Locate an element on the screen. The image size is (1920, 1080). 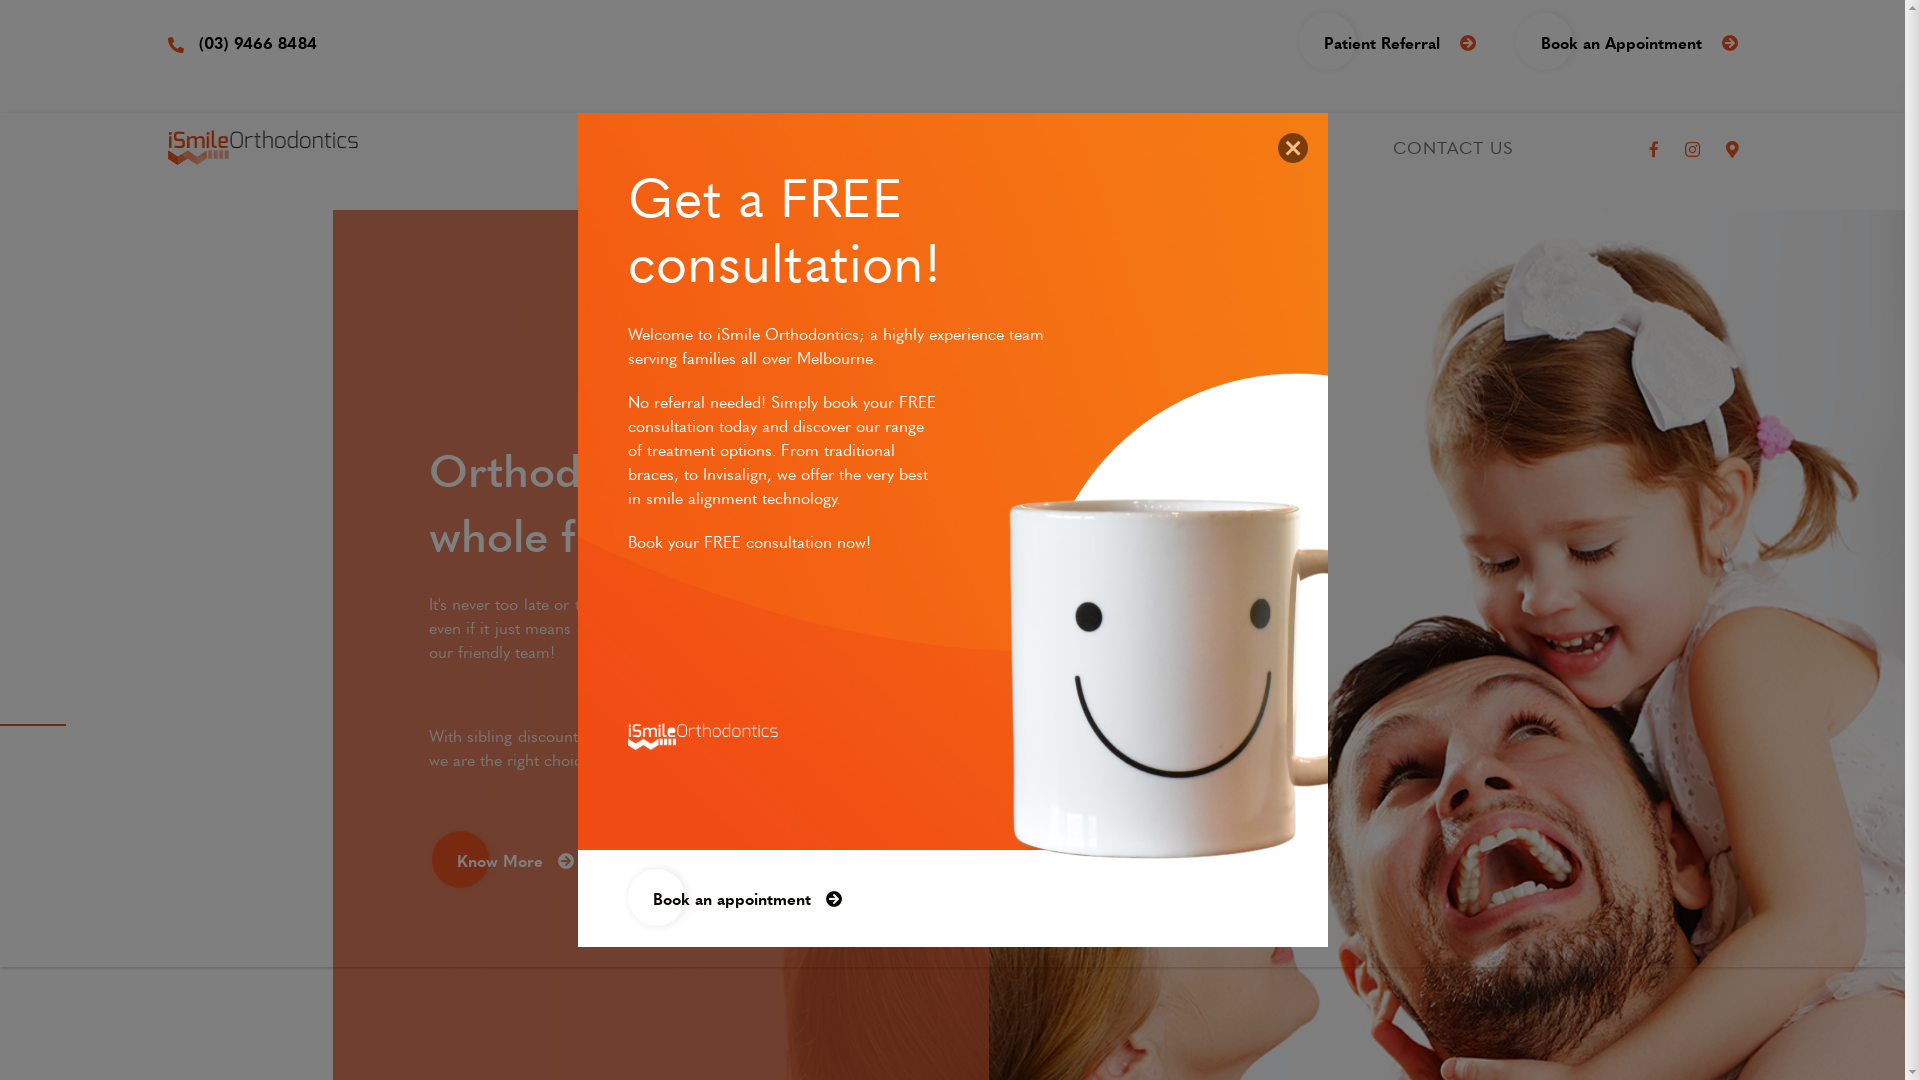
'TREATMENTS' is located at coordinates (854, 146).